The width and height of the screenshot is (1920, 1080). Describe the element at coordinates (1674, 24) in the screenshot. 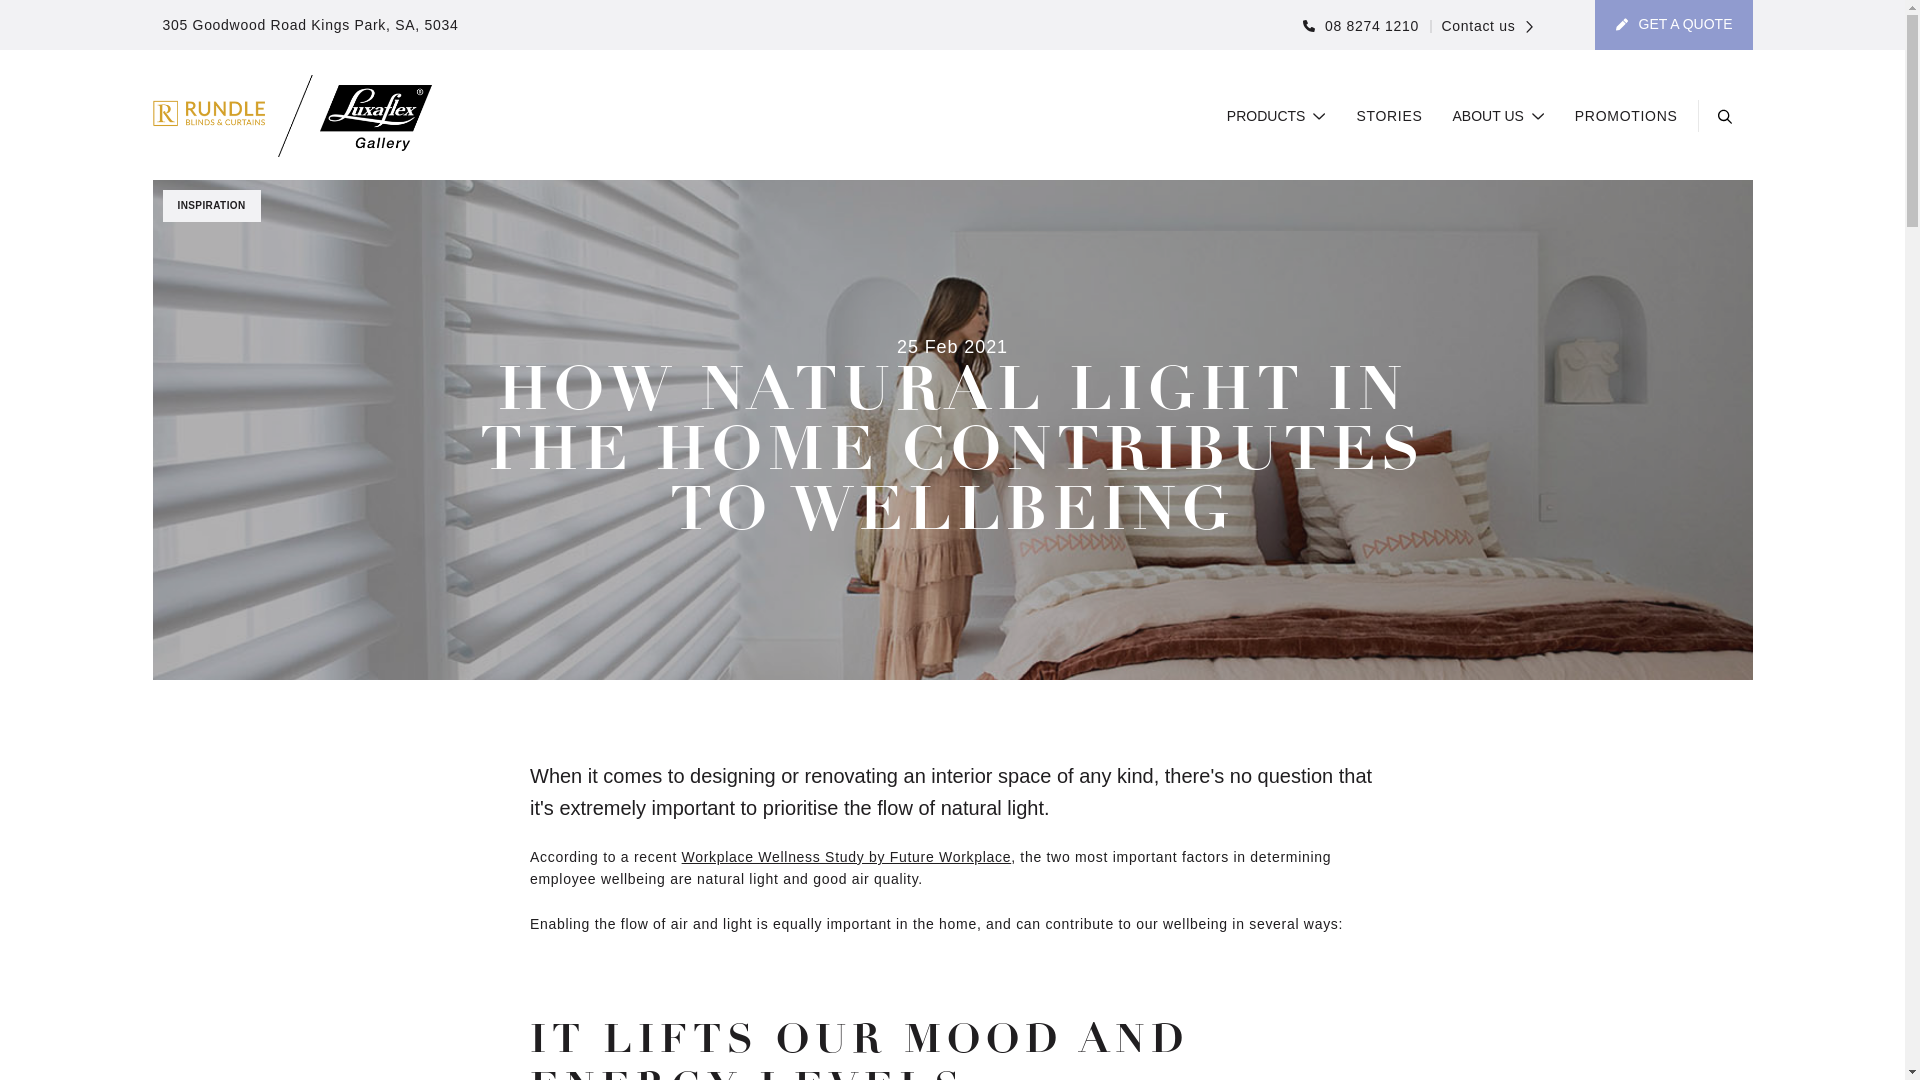

I see `'GET A QUOTE'` at that location.